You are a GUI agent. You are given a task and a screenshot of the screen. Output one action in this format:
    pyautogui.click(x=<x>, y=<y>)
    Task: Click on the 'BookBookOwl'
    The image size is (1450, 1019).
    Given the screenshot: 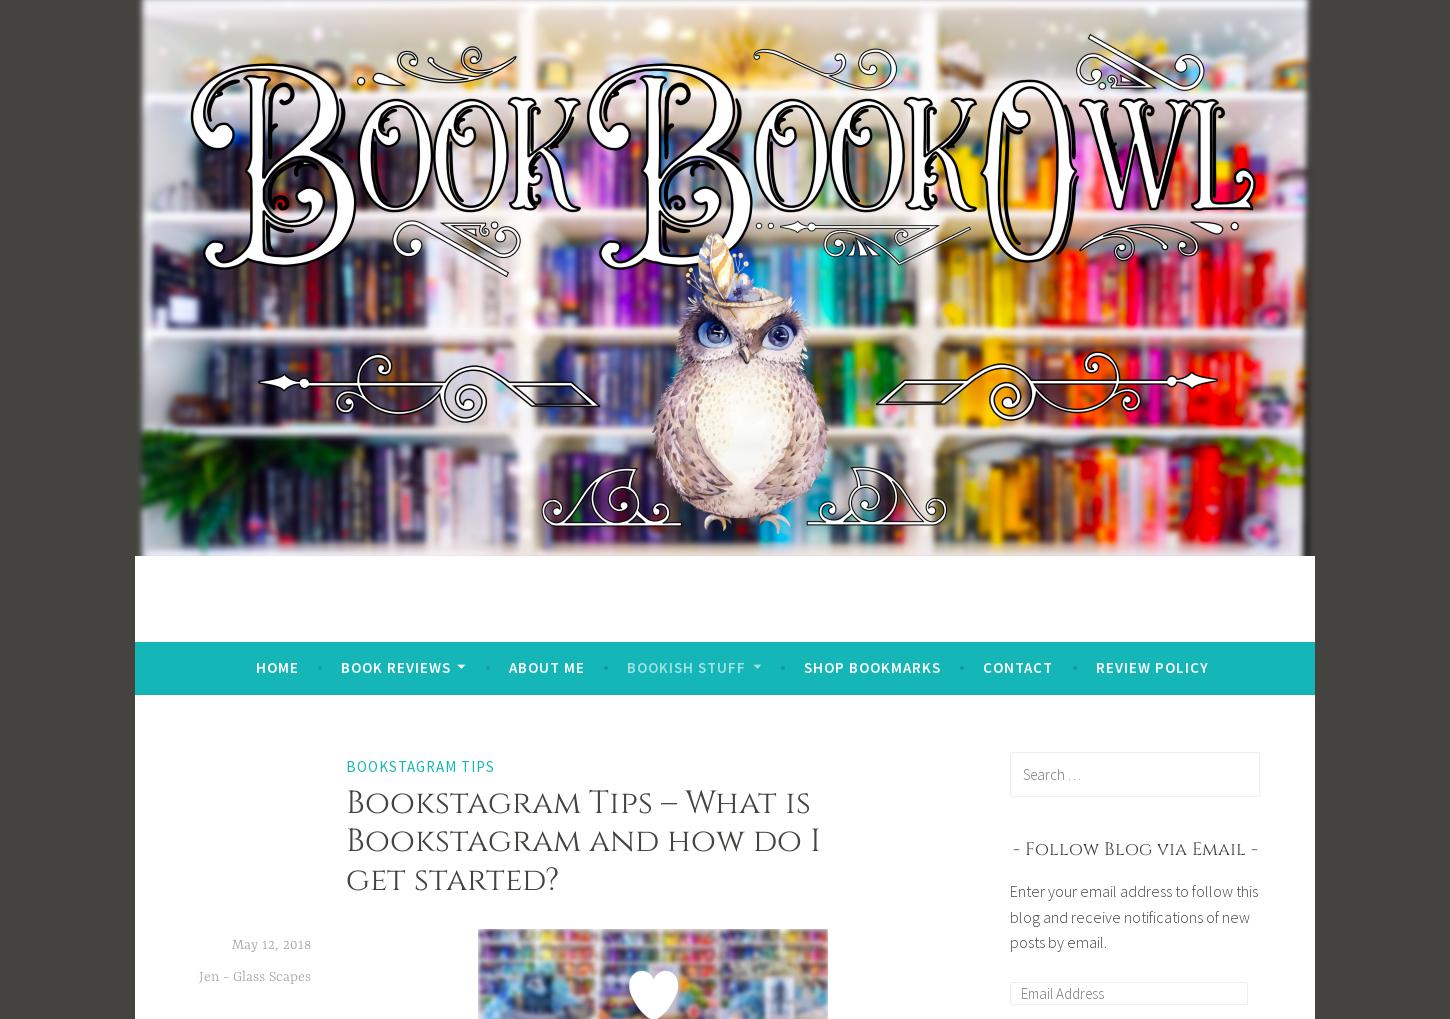 What is the action you would take?
    pyautogui.click(x=370, y=624)
    